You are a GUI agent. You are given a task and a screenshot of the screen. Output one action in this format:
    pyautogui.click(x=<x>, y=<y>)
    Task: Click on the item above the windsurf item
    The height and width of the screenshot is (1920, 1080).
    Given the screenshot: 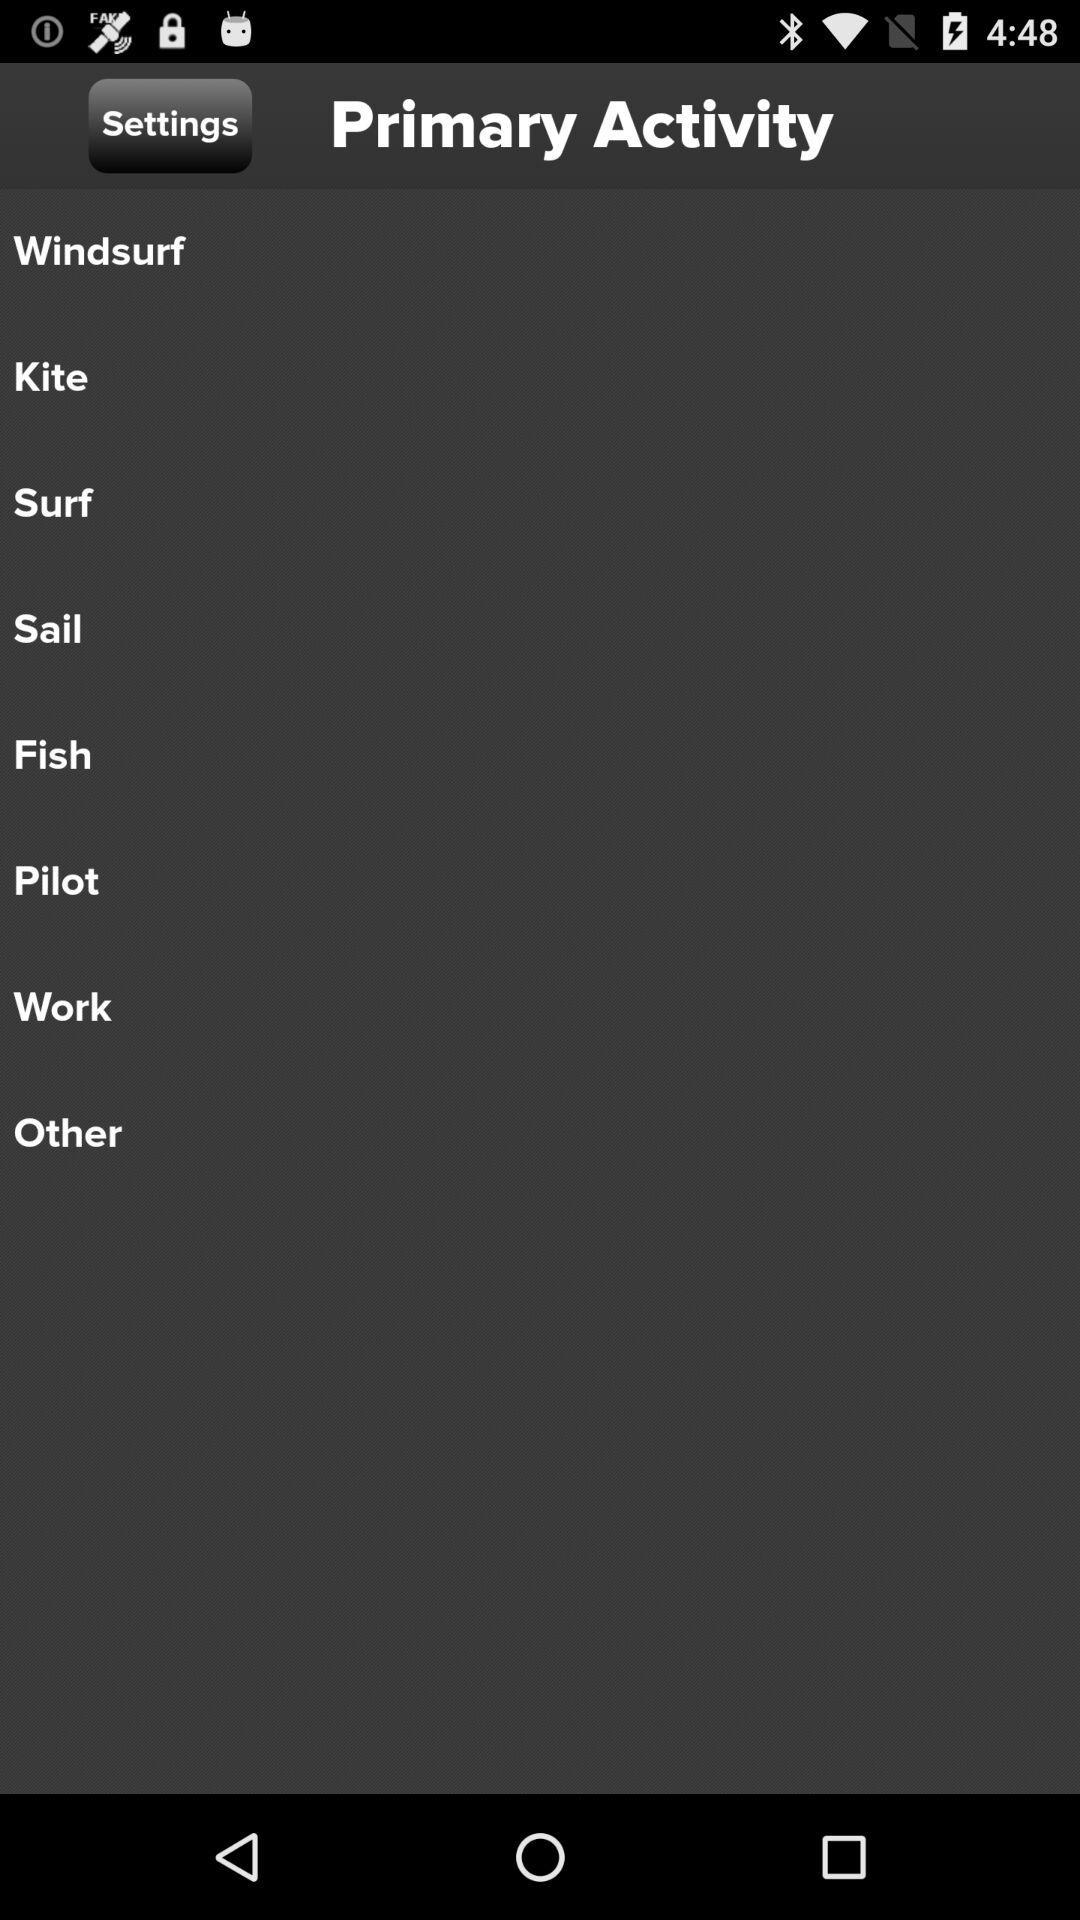 What is the action you would take?
    pyautogui.click(x=169, y=124)
    